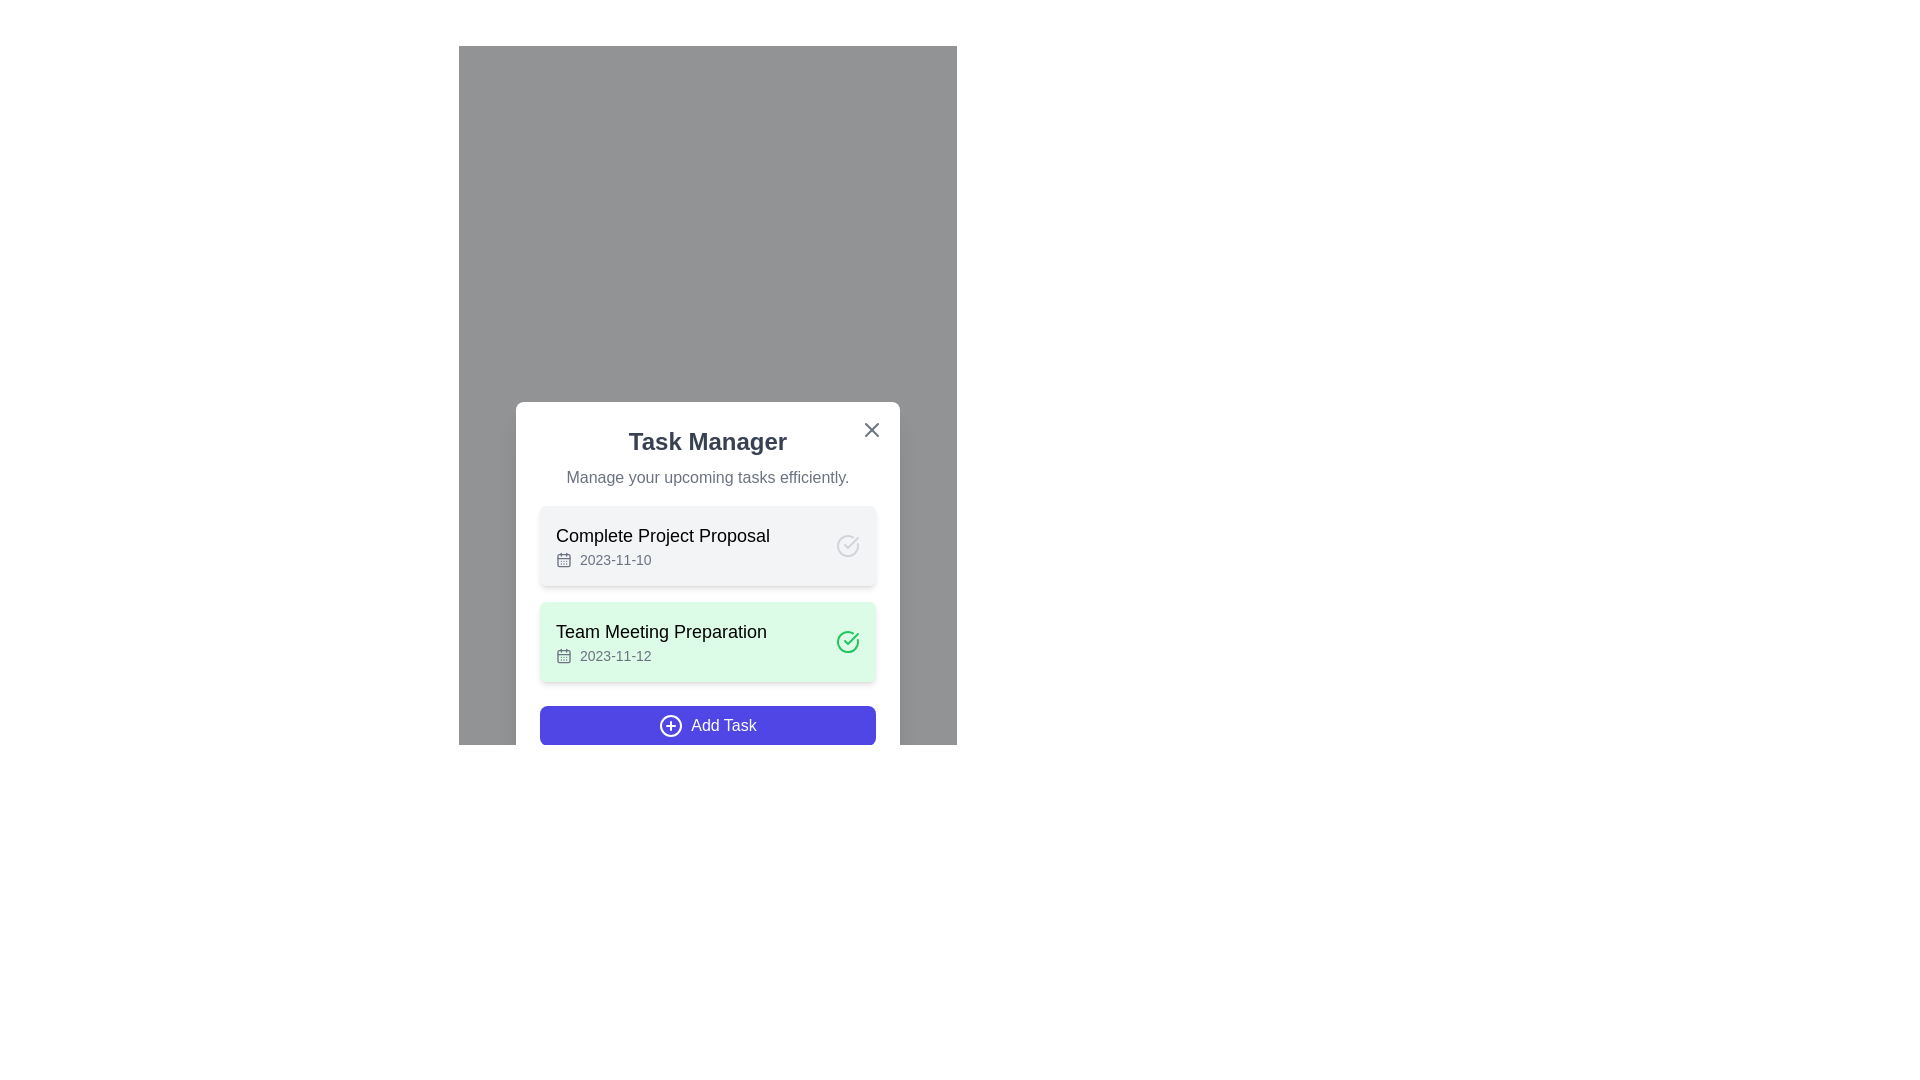 This screenshot has width=1920, height=1080. I want to click on the completion status icon for the task 'Team Meeting Preparation' located in the 'Task Manager' dialog box, so click(851, 639).